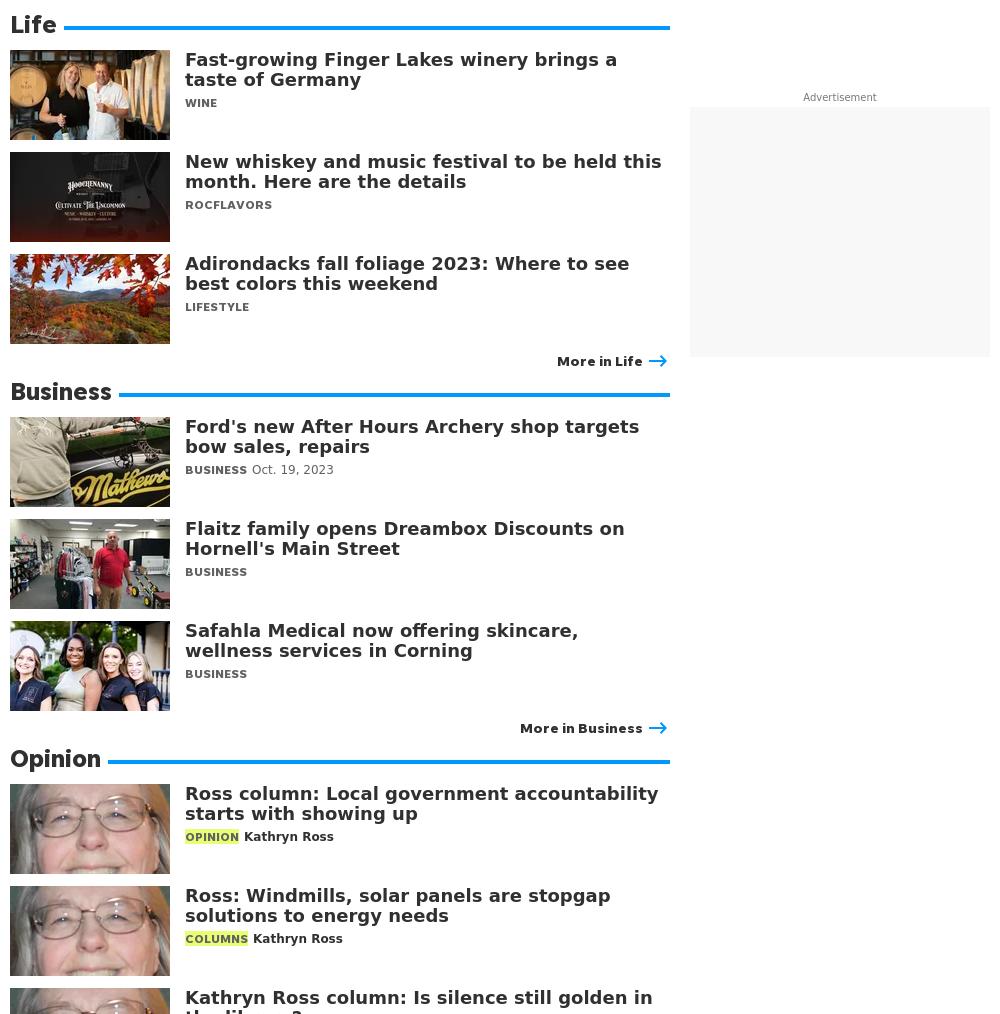  Describe the element at coordinates (423, 170) in the screenshot. I see `'New whiskey and music festival to be held this month. Here are the details'` at that location.